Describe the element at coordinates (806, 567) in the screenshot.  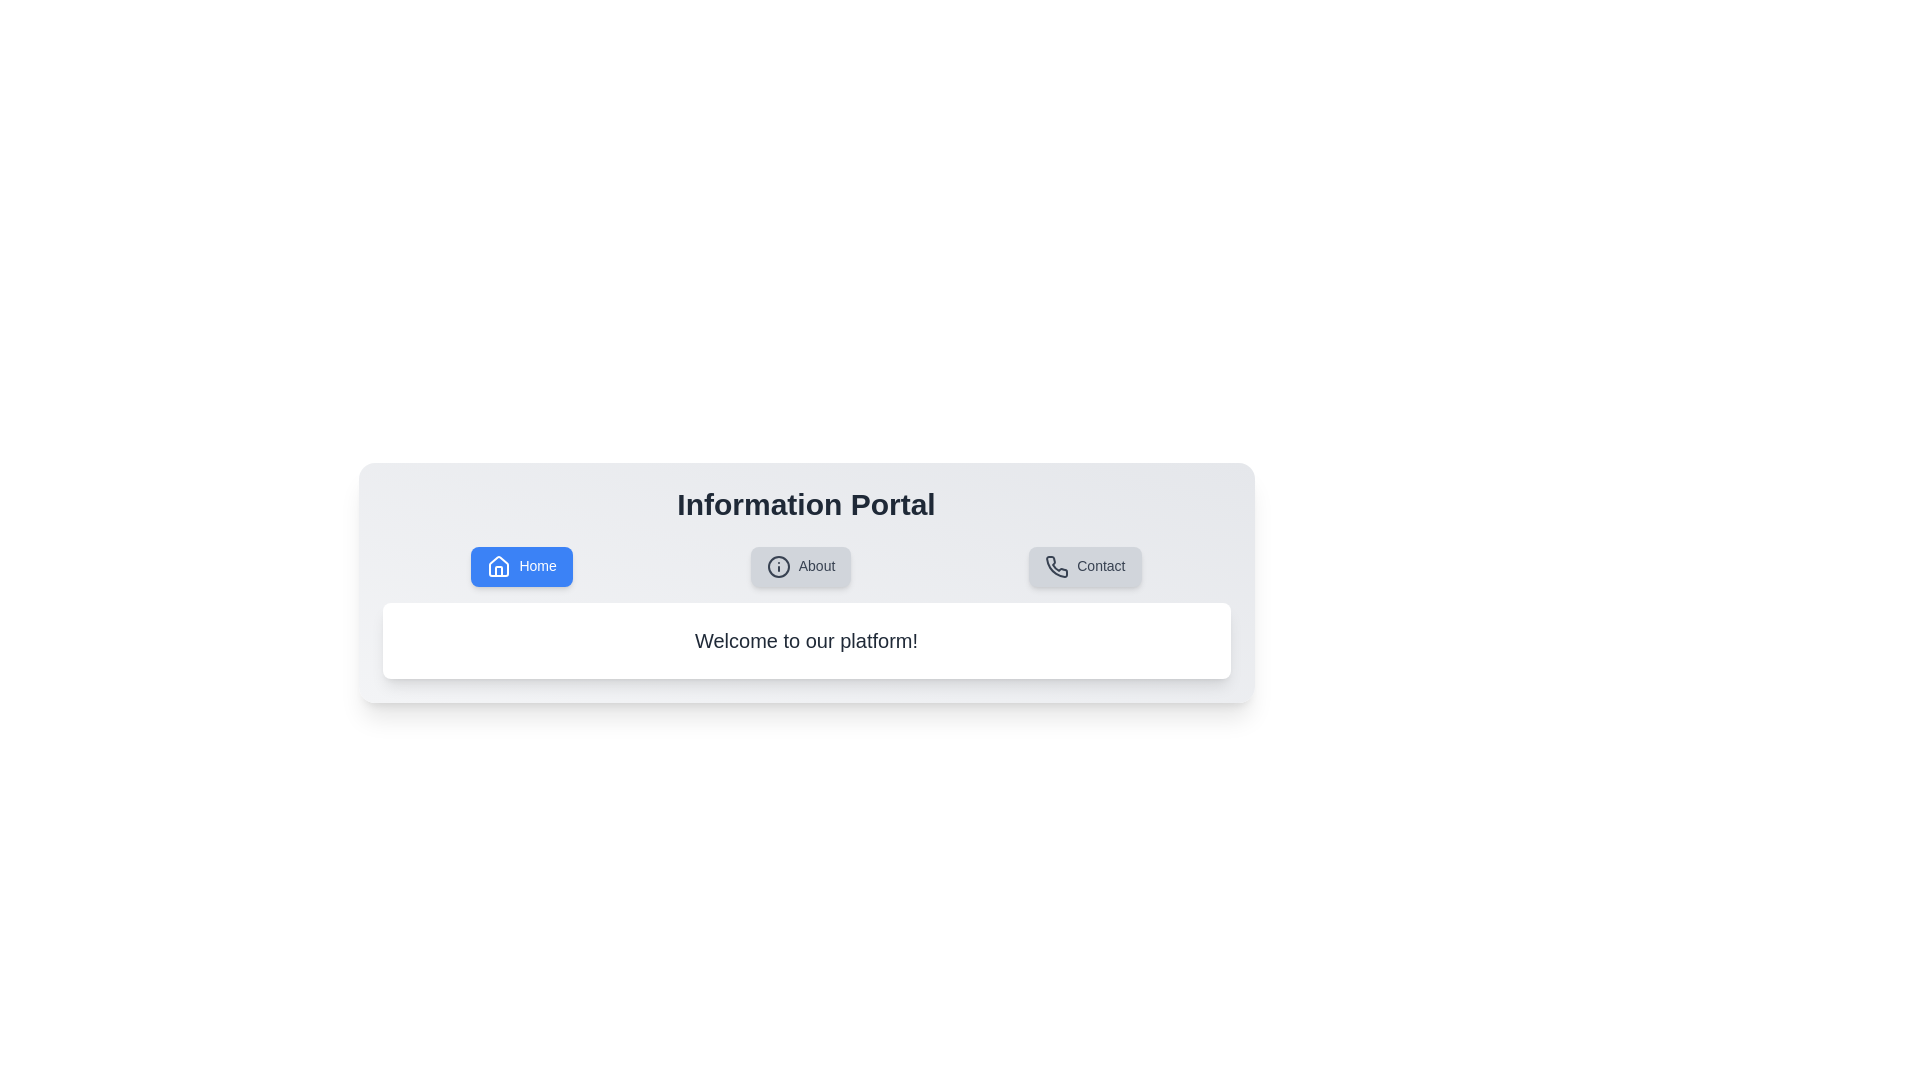
I see `the 'About' tab on the navigation tab bar located near the top of the visible section, which is horizontally aligned with 'Home' on the left and 'Contact' on the right` at that location.